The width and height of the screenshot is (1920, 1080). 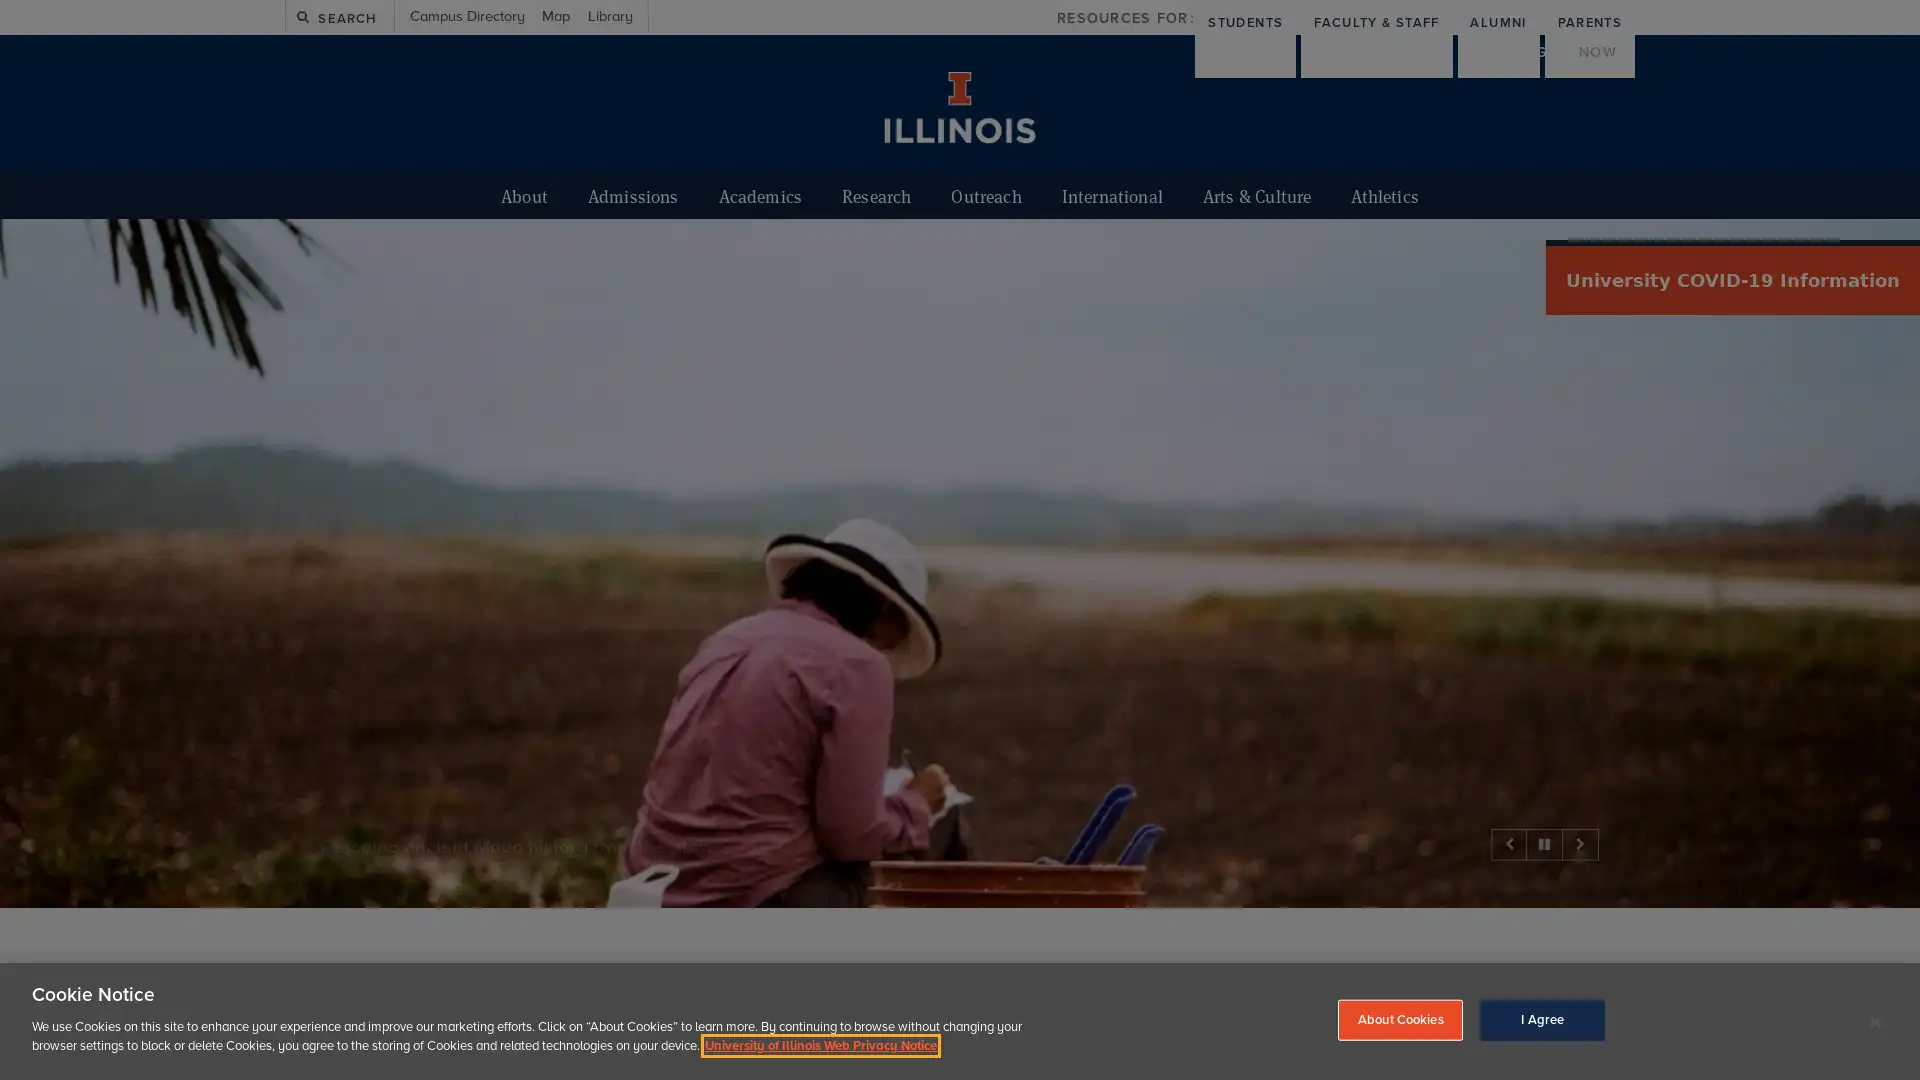 I want to click on Close, so click(x=1873, y=1021).